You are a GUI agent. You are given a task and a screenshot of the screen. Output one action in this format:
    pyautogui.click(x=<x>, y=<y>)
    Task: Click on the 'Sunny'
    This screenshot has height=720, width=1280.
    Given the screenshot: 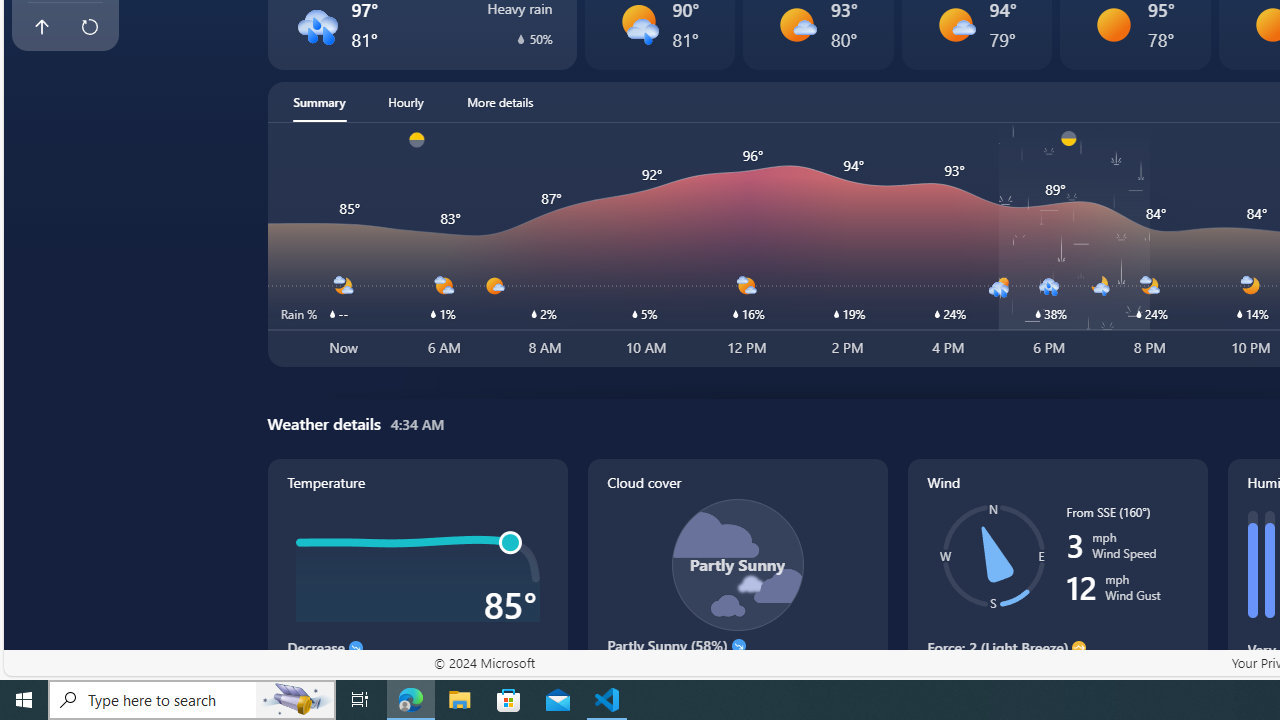 What is the action you would take?
    pyautogui.click(x=1113, y=24)
    